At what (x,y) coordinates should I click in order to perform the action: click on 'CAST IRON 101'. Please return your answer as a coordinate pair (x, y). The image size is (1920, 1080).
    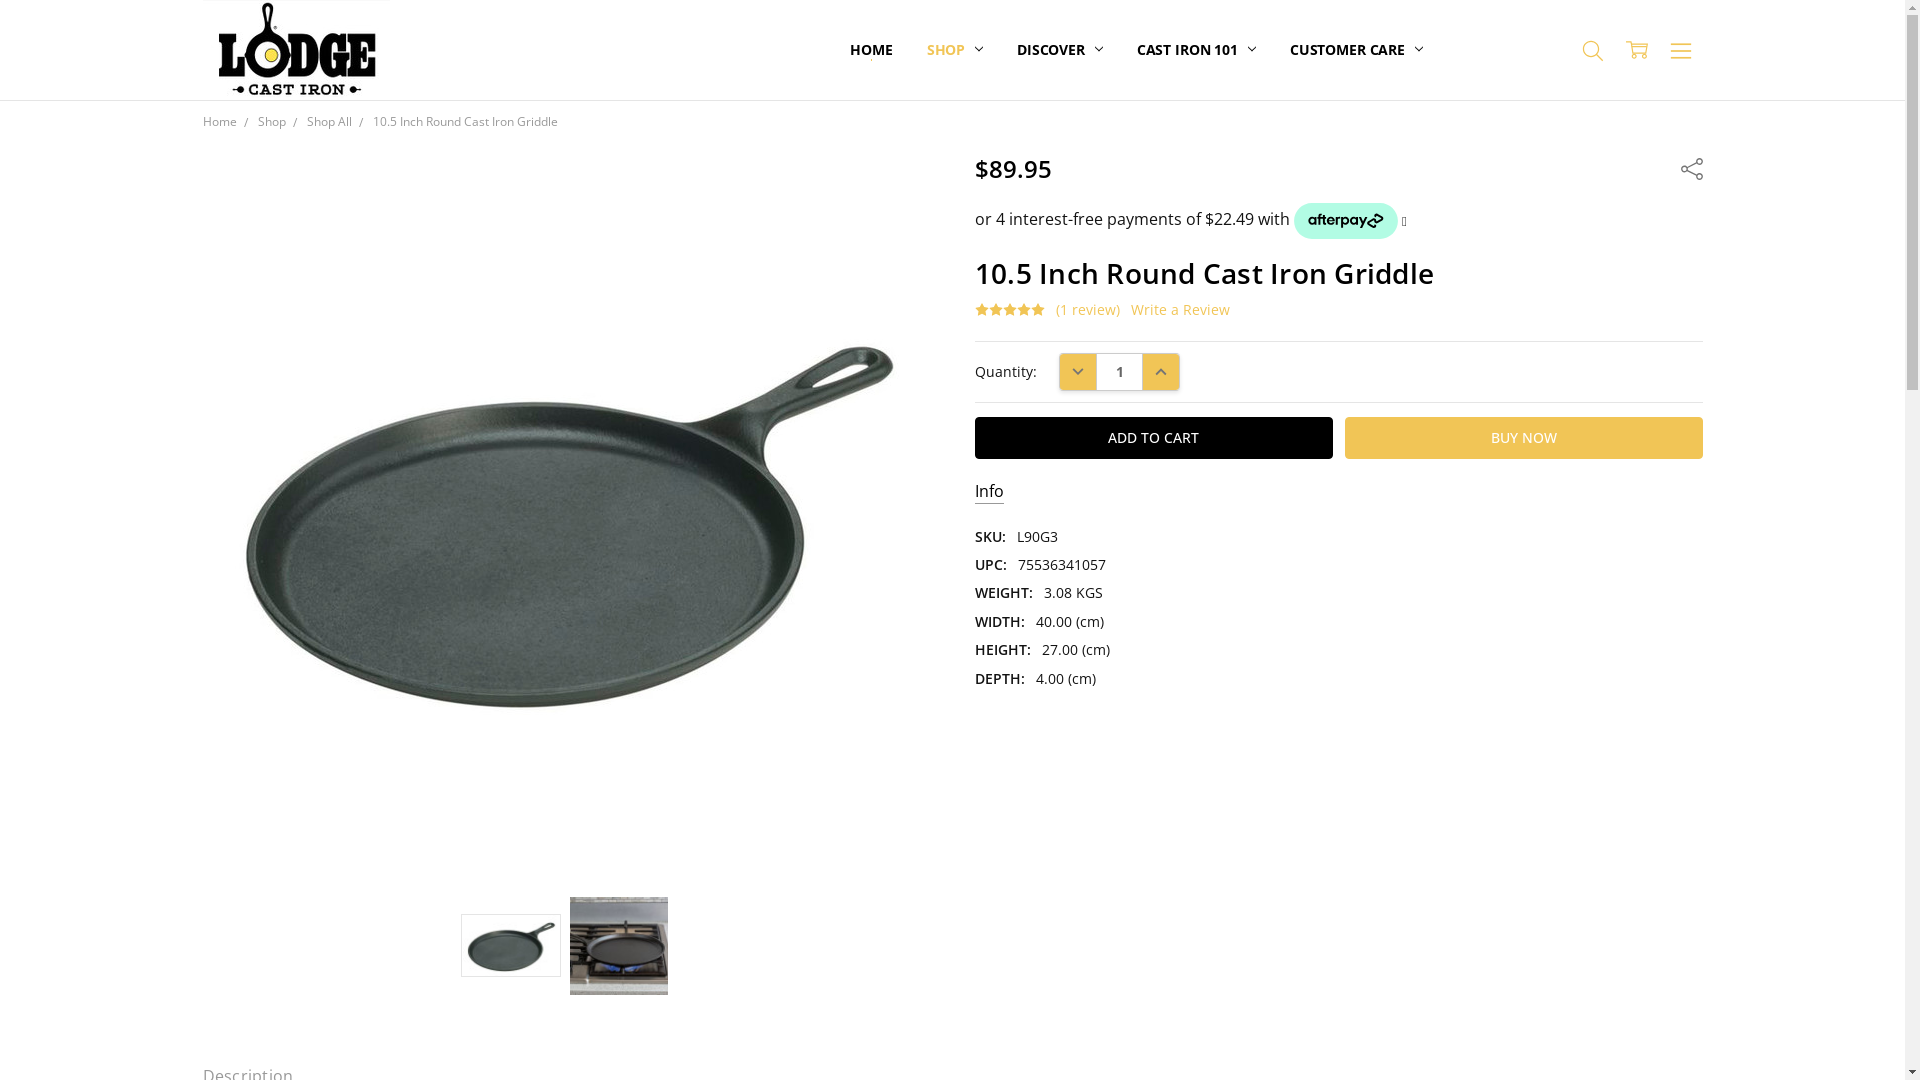
    Looking at the image, I should click on (1118, 48).